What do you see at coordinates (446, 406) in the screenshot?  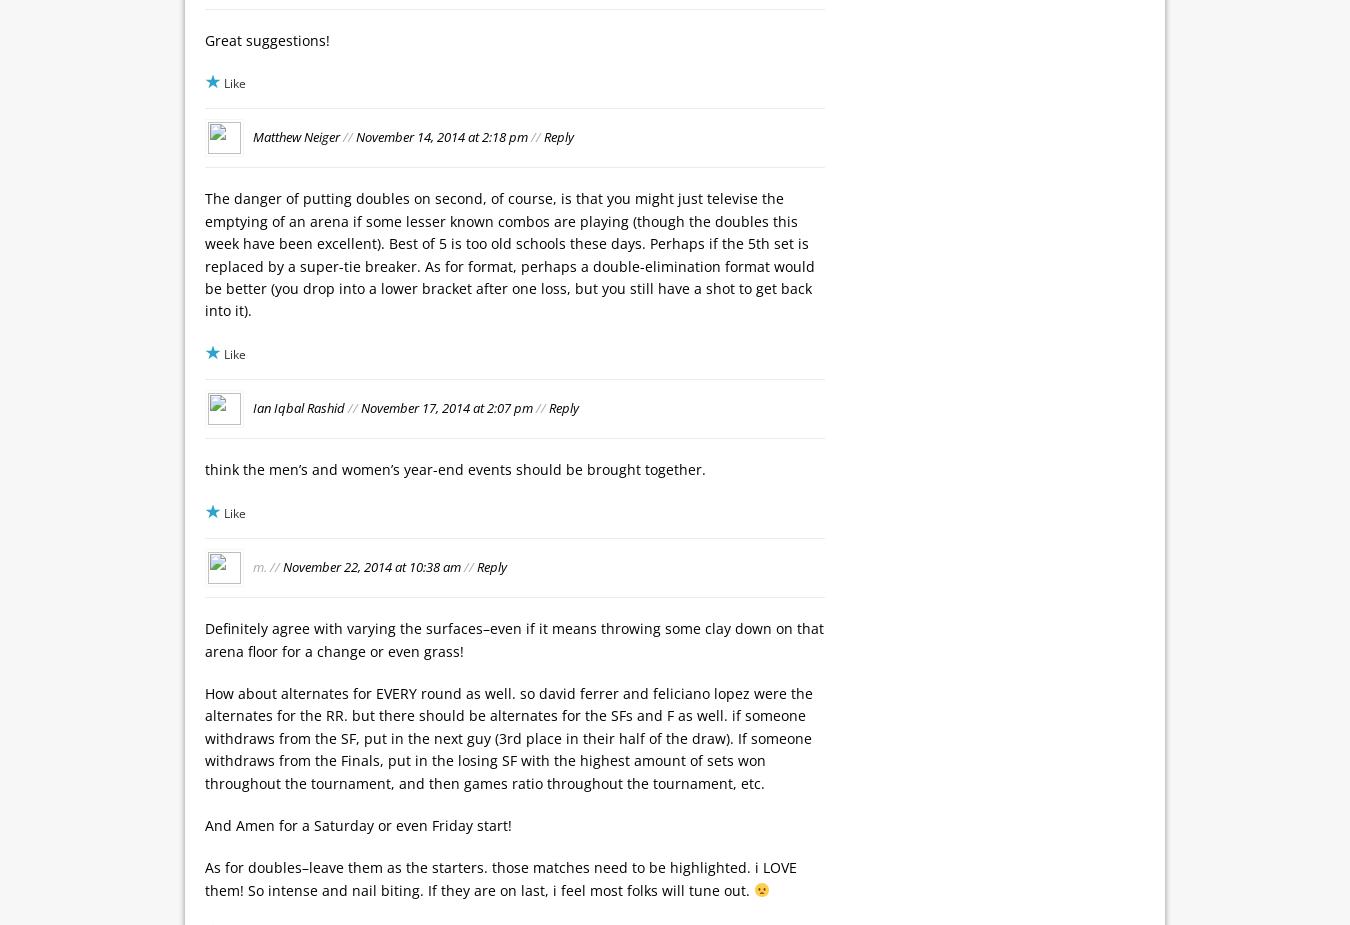 I see `'November 17, 2014 at 2:07 pm'` at bounding box center [446, 406].